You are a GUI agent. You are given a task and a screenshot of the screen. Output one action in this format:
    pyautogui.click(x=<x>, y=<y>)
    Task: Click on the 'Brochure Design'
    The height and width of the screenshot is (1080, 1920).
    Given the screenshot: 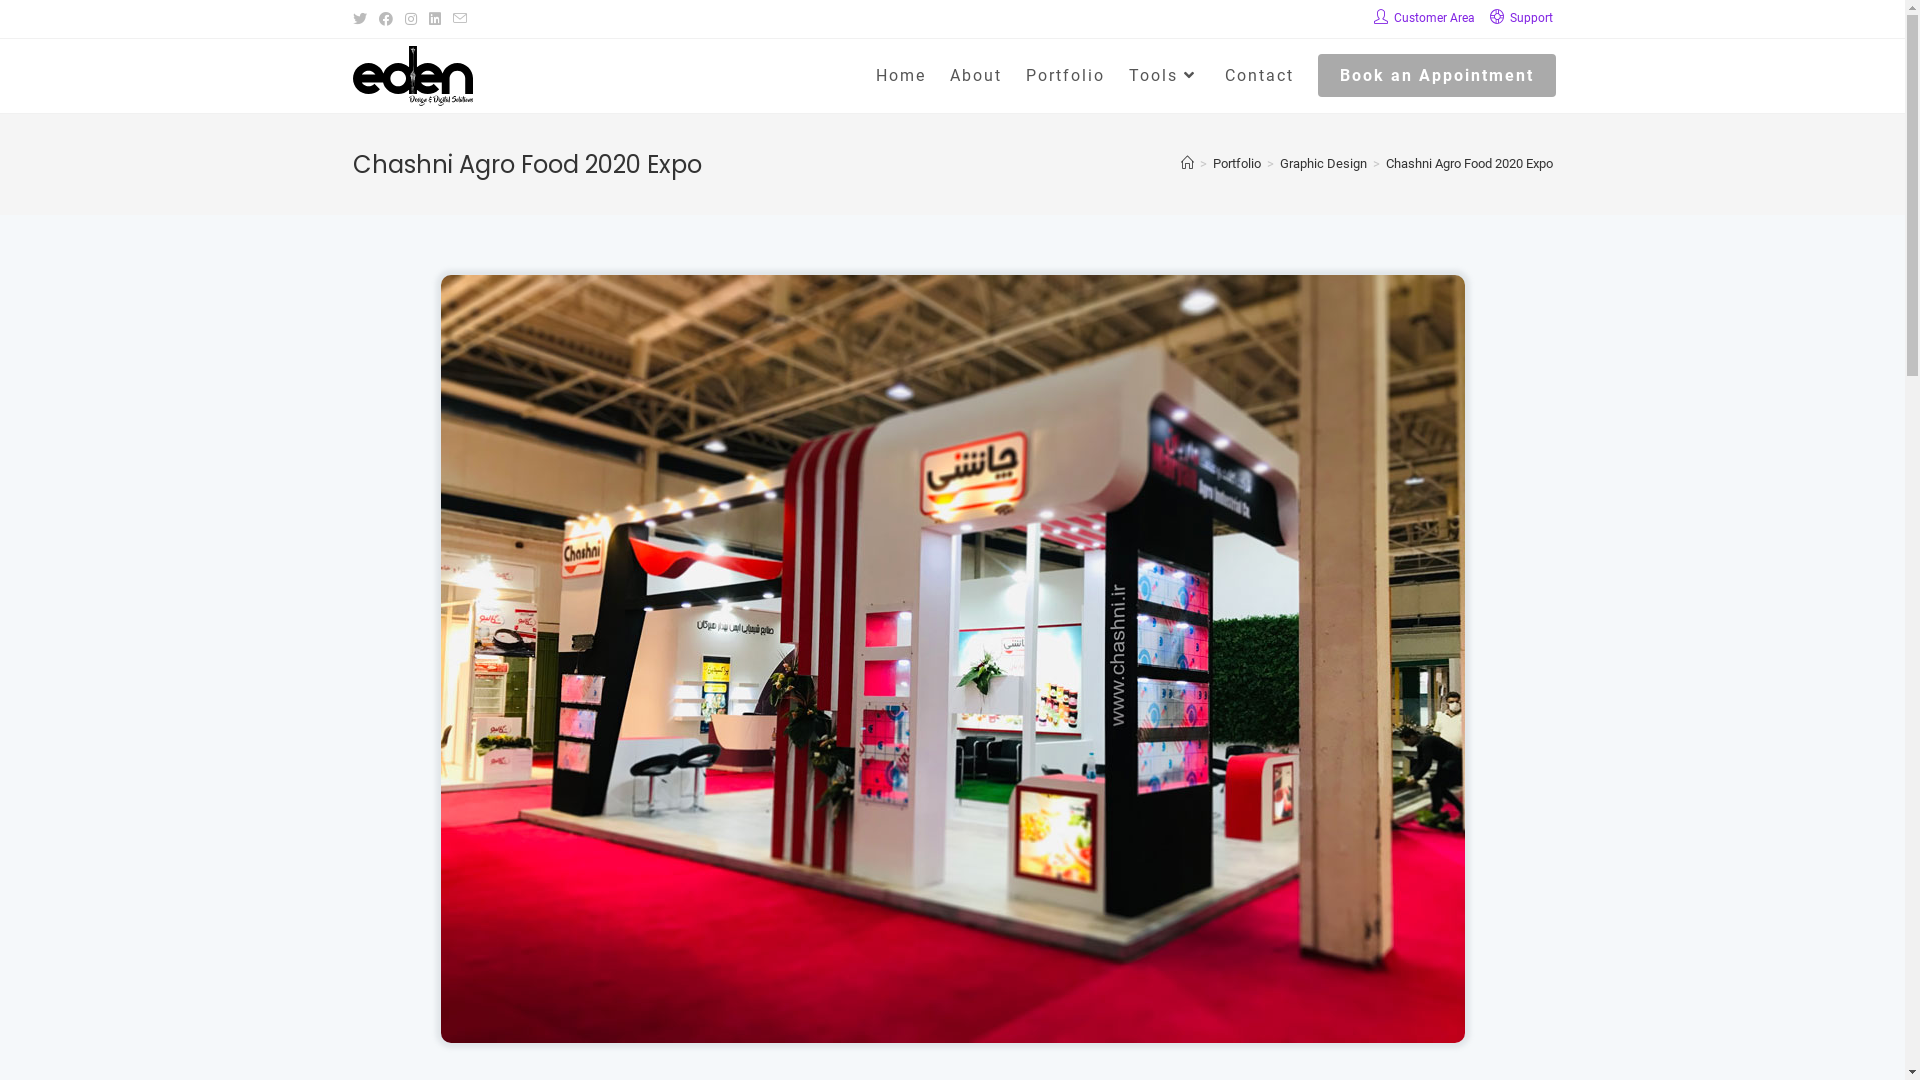 What is the action you would take?
    pyautogui.click(x=802, y=712)
    